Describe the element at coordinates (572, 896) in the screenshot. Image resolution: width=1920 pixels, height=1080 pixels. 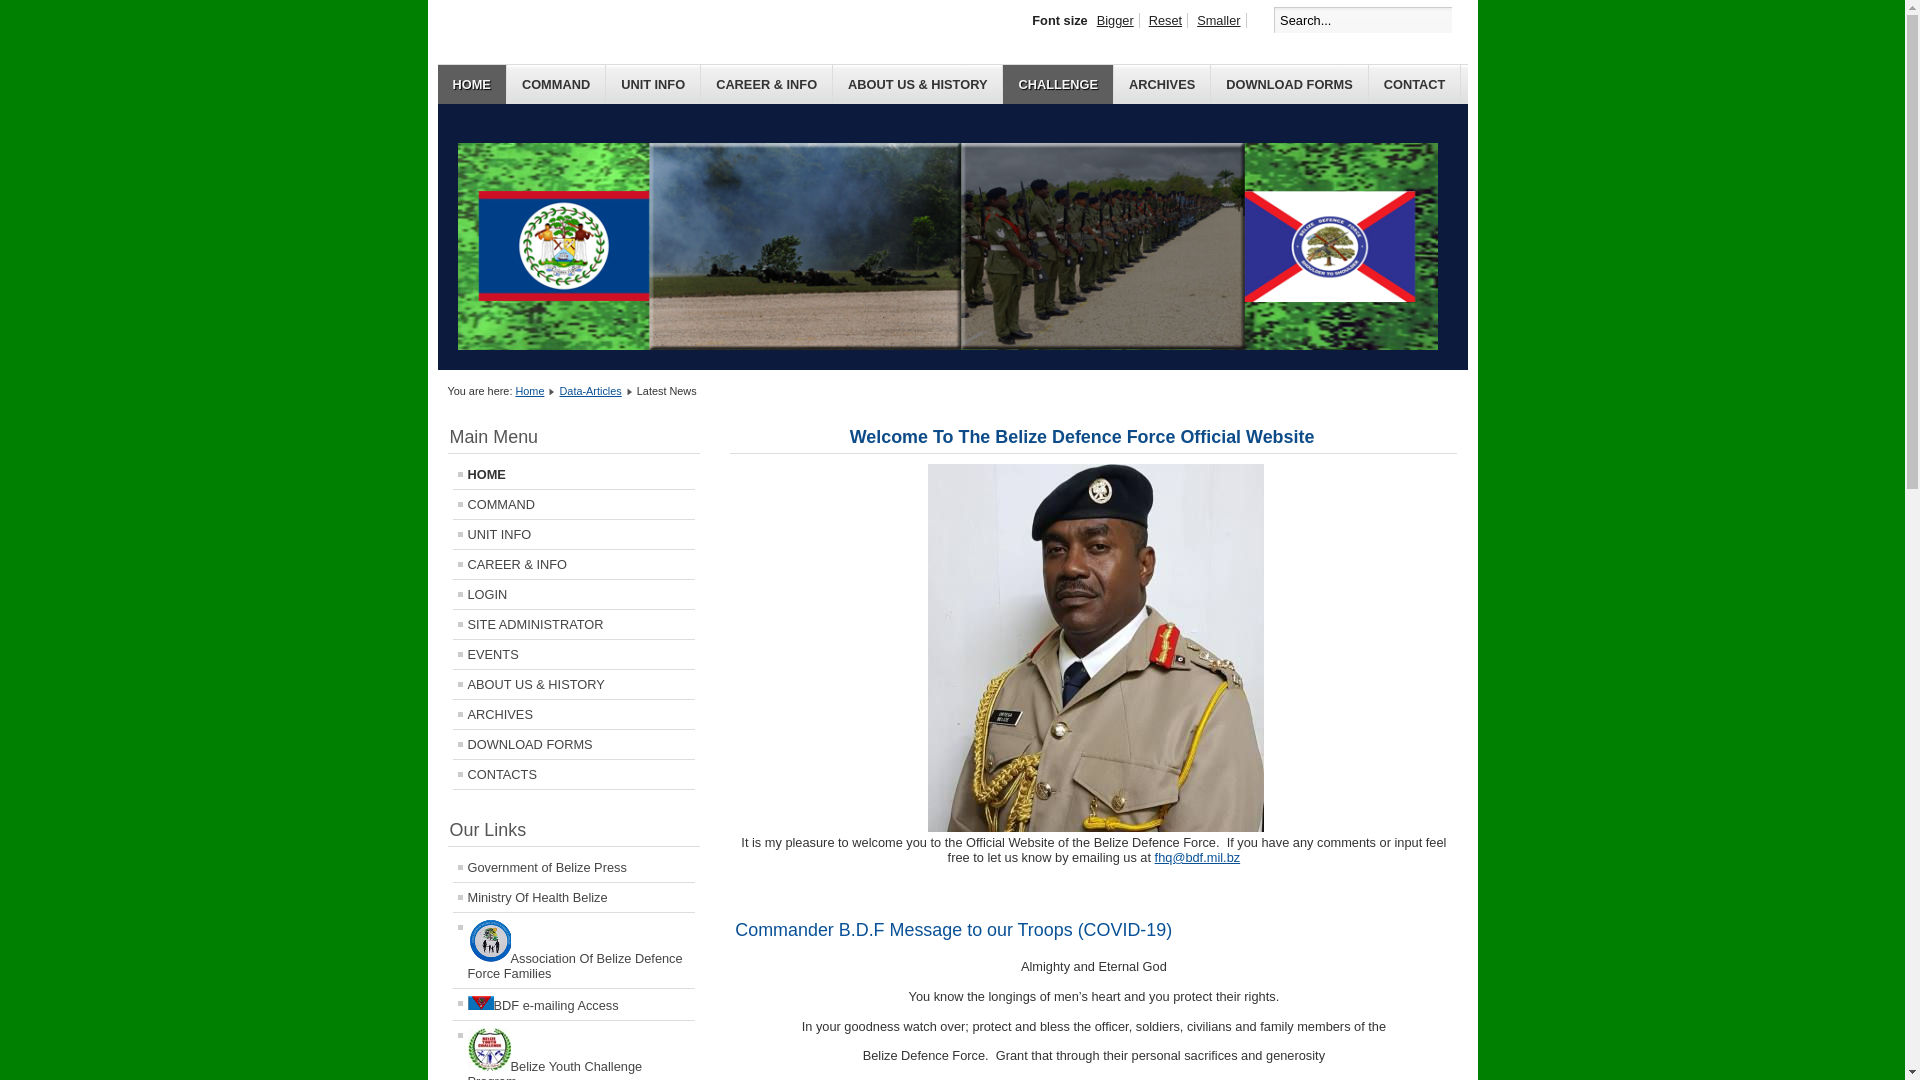
I see `'Ministry Of Health Belize'` at that location.